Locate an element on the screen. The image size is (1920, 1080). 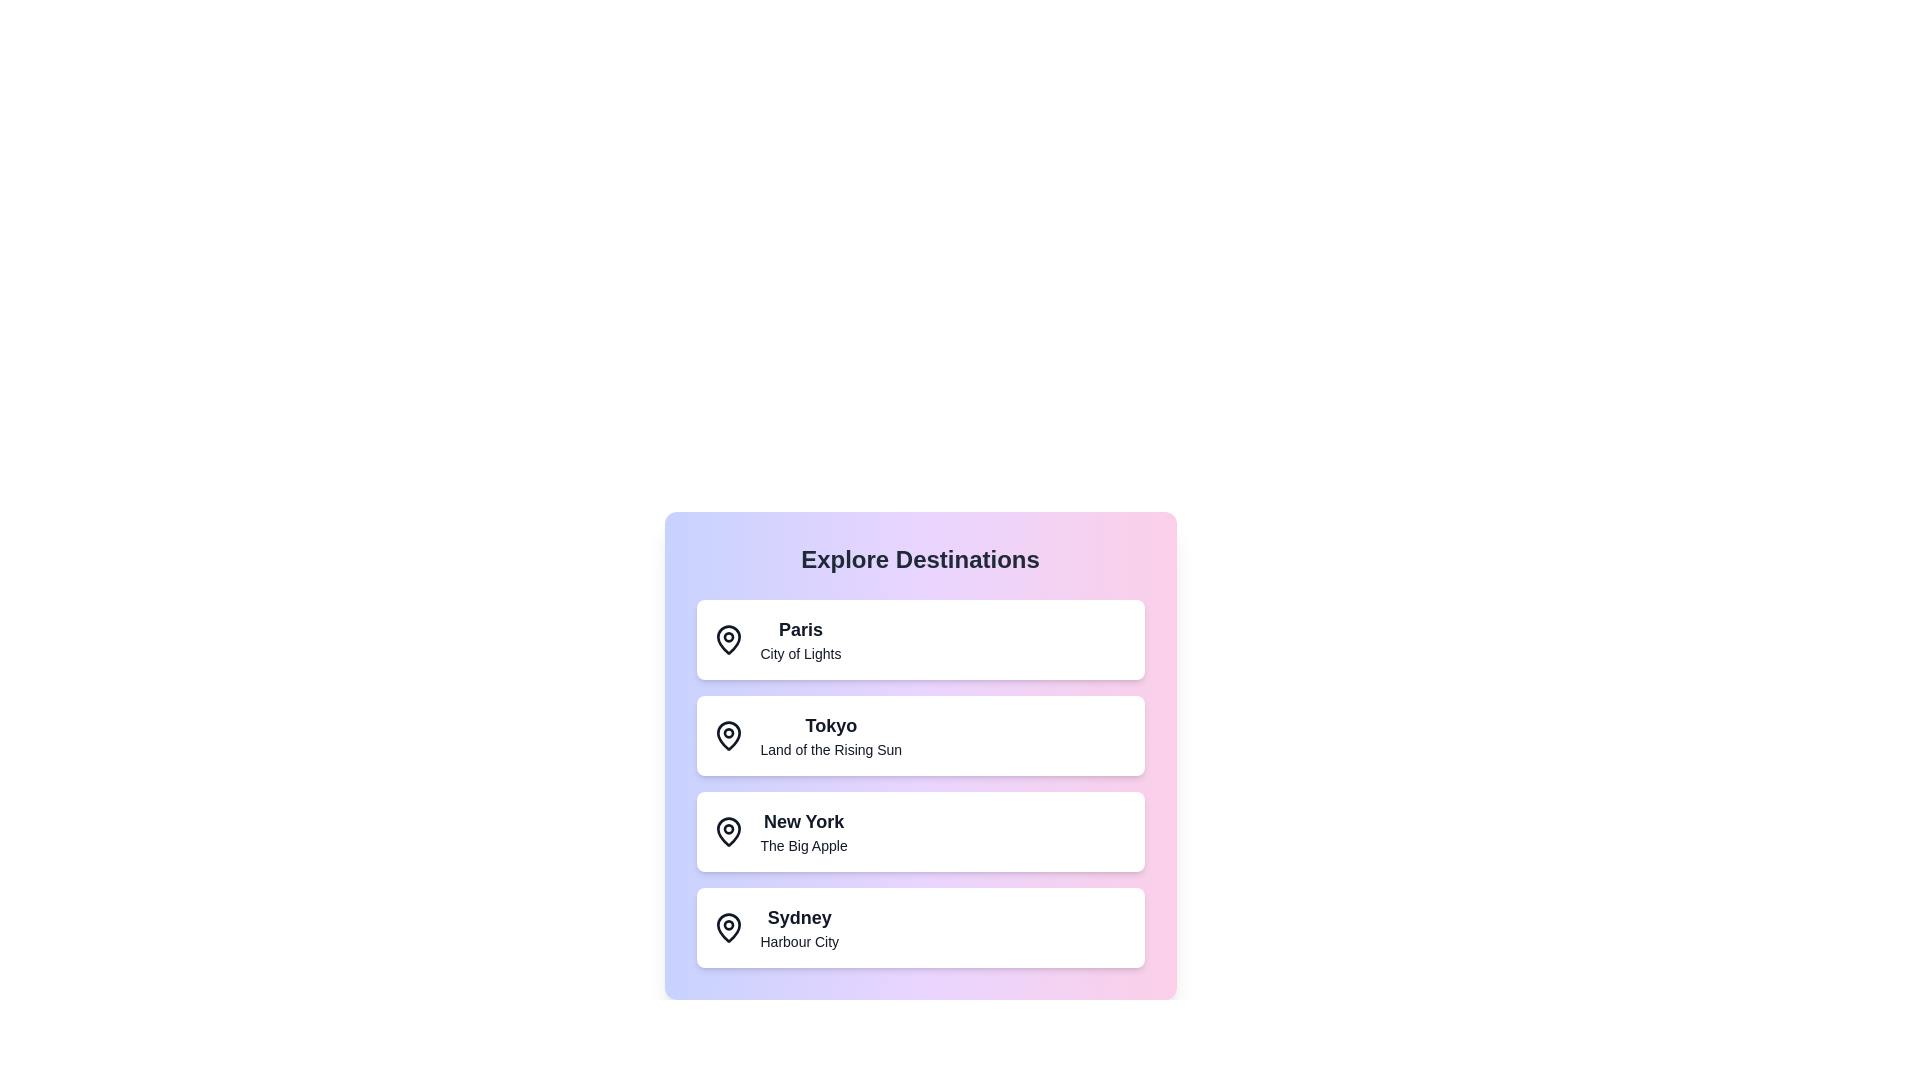
the destination panel corresponding to New York is located at coordinates (919, 832).